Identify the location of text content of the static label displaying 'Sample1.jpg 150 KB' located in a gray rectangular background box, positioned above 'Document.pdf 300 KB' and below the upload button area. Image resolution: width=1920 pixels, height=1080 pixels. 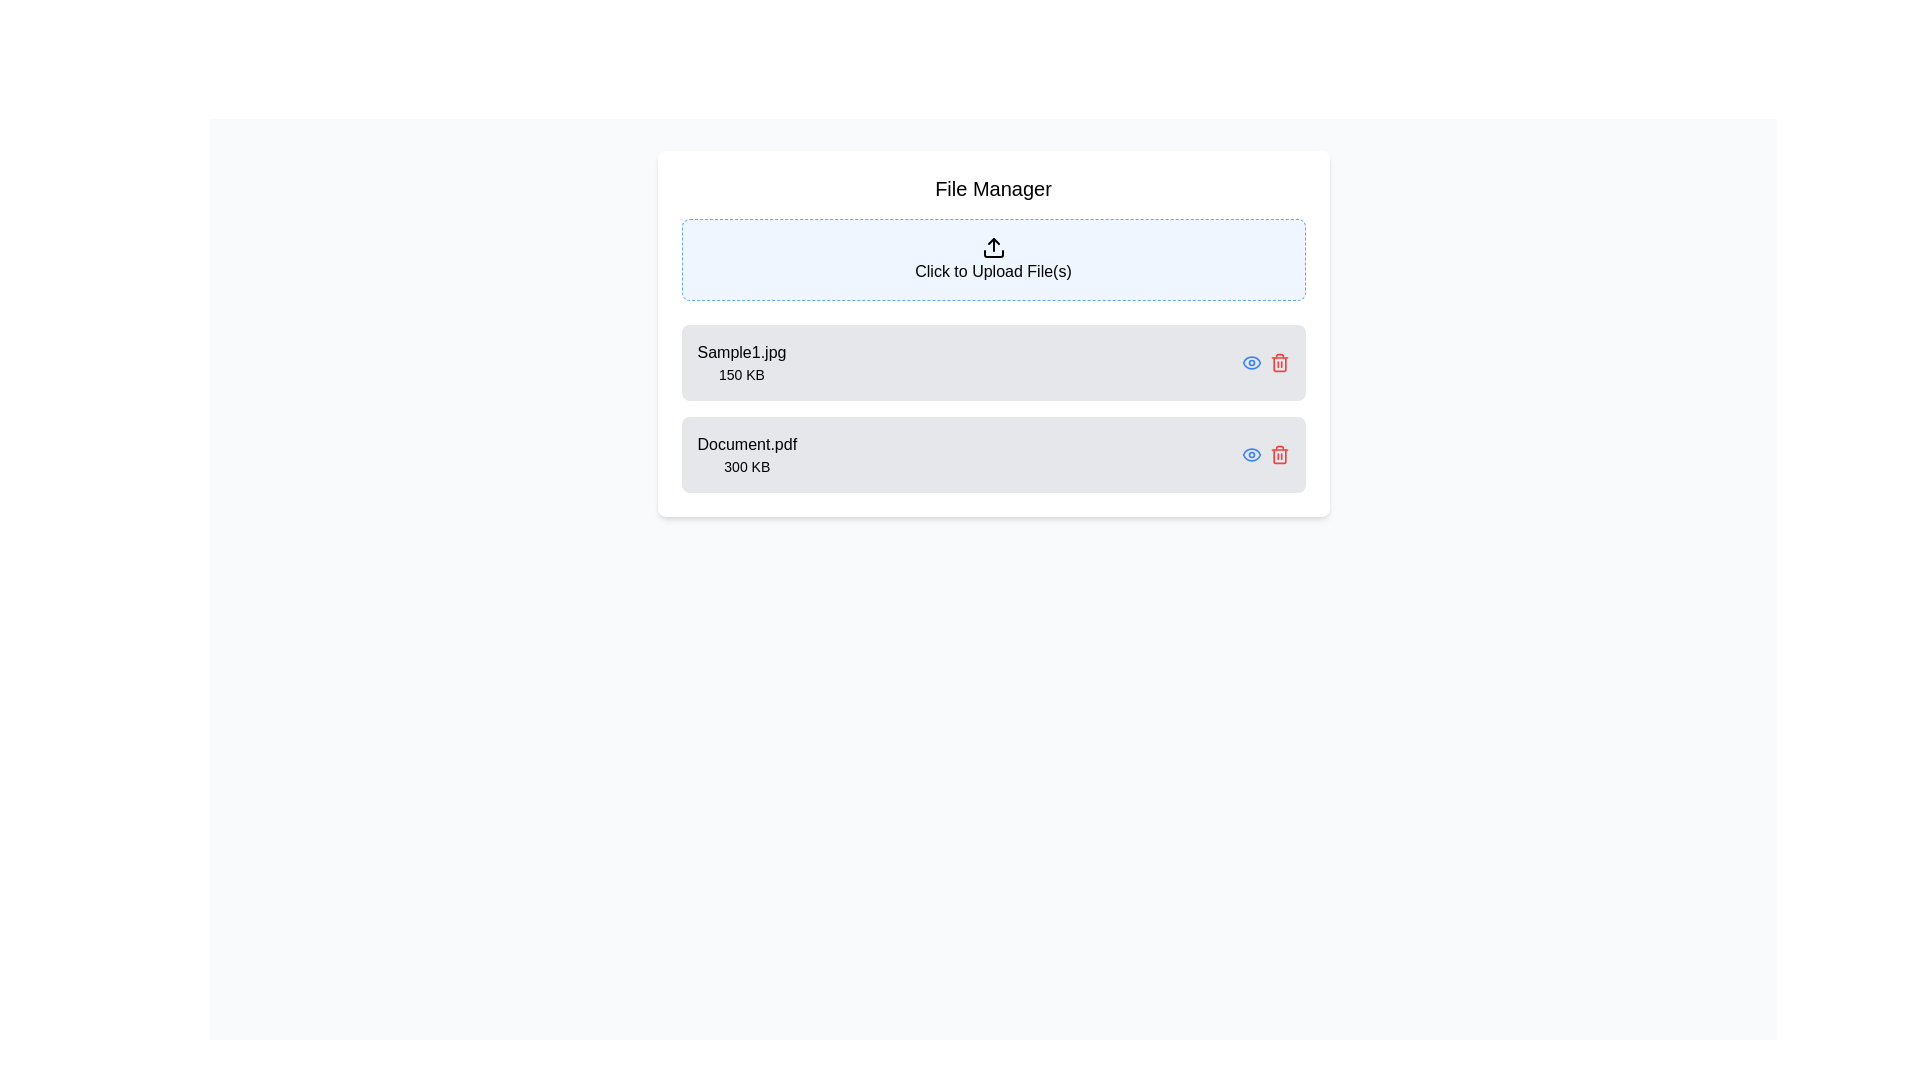
(740, 362).